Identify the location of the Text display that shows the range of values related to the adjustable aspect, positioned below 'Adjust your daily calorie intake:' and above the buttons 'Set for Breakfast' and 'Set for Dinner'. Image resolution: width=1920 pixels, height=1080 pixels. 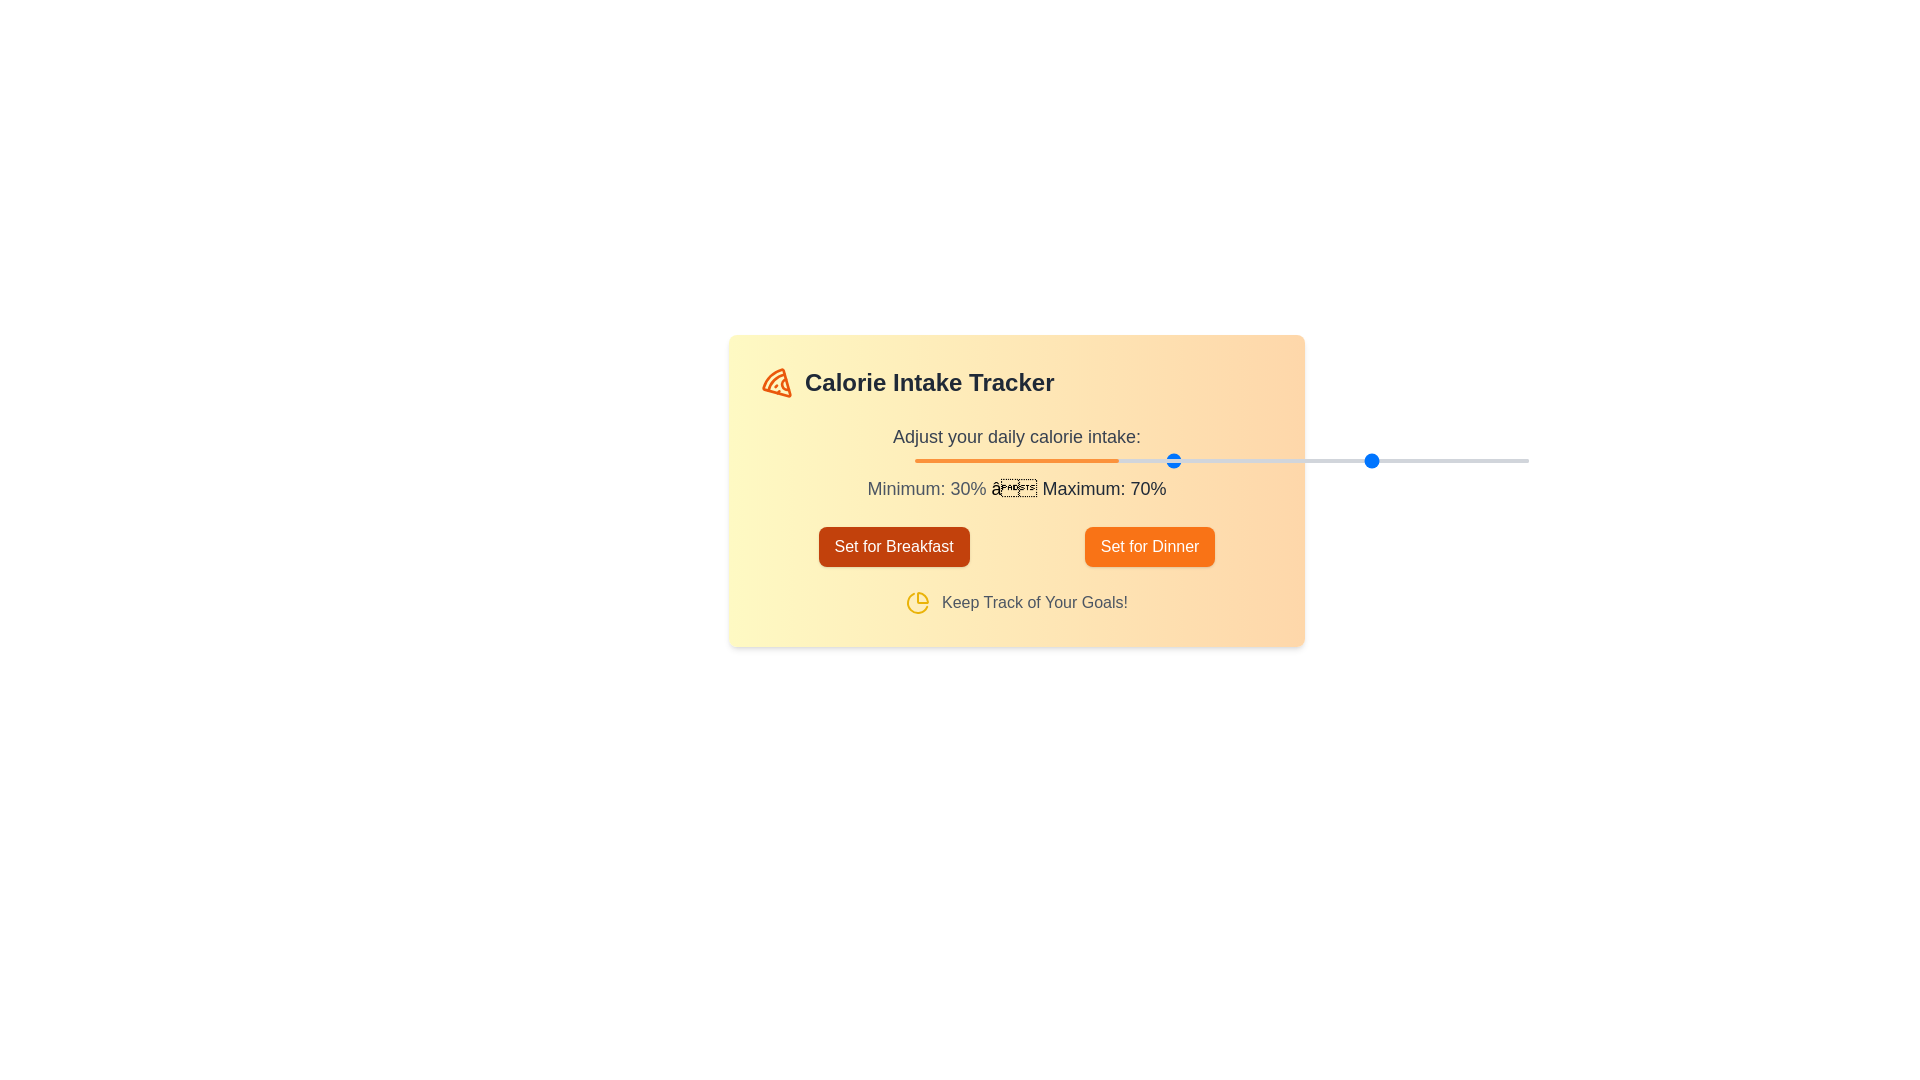
(1017, 489).